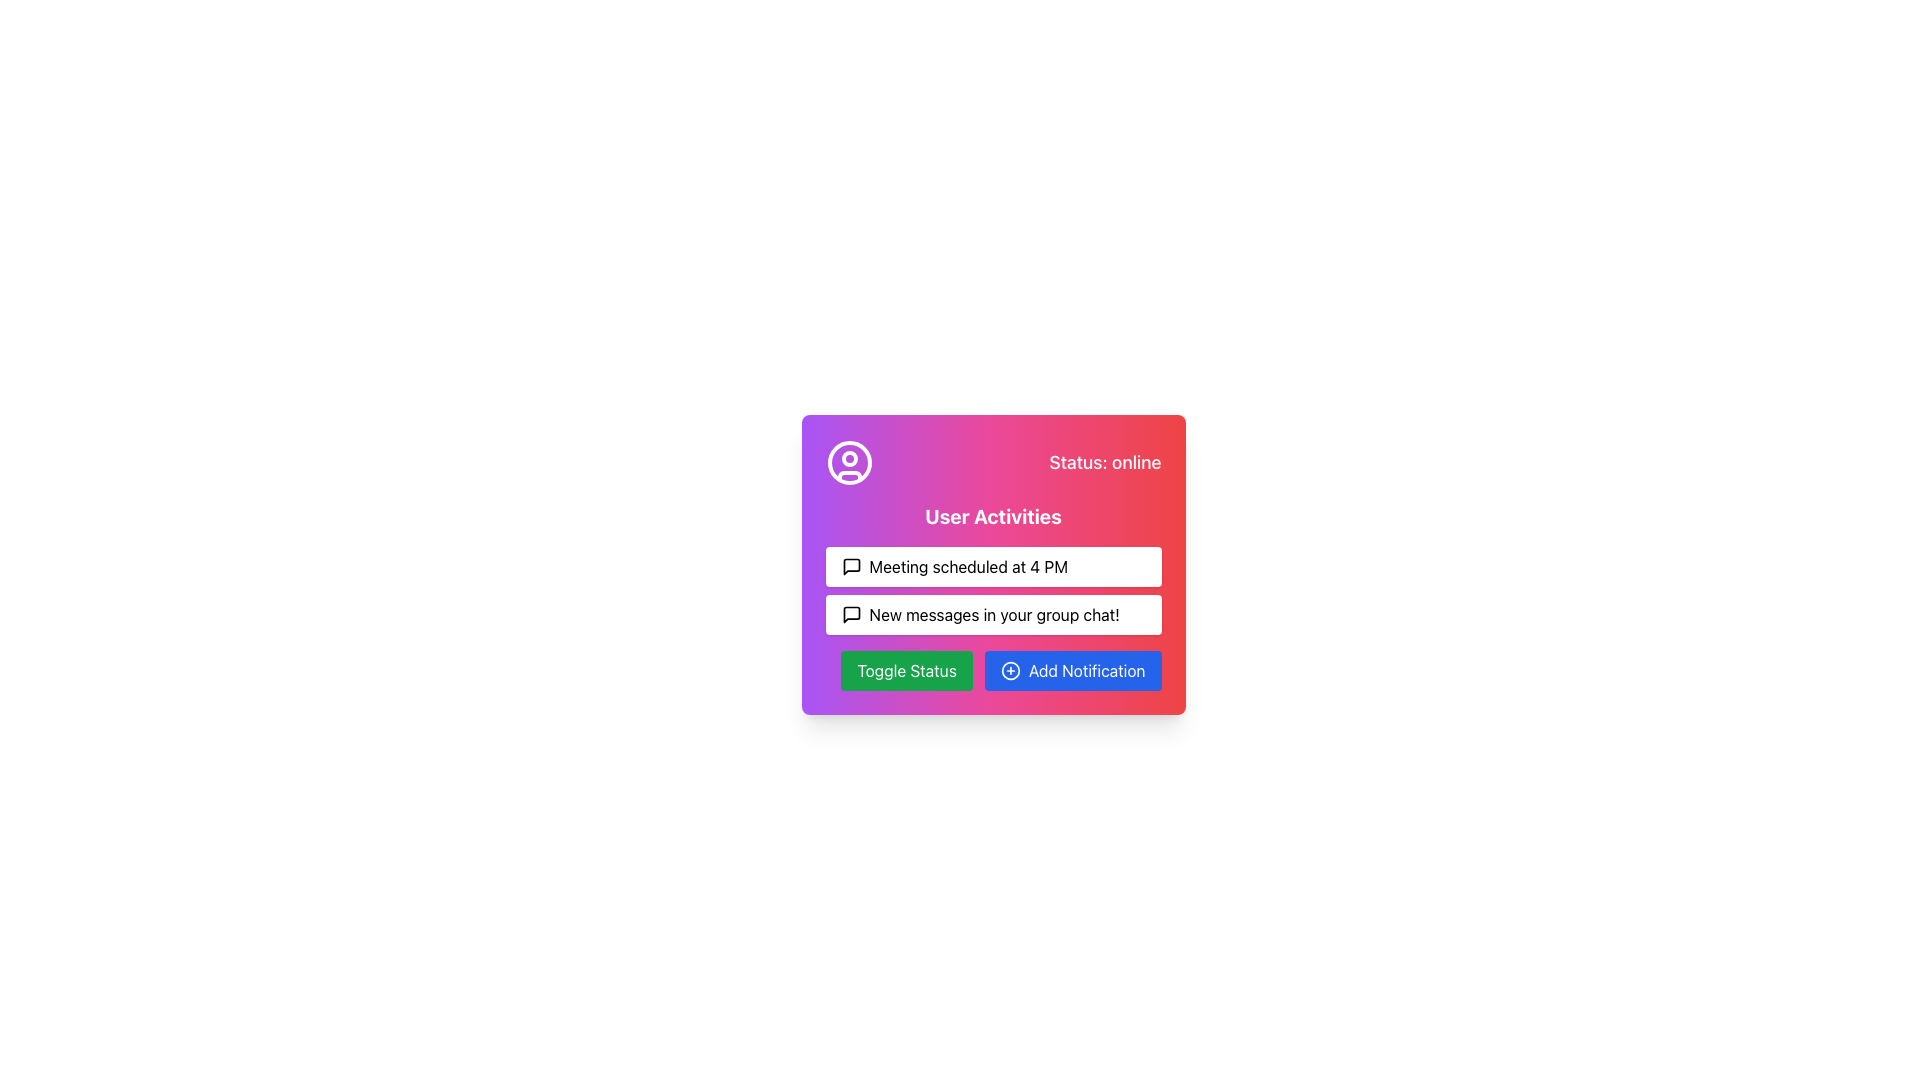  What do you see at coordinates (851, 613) in the screenshot?
I see `the speech bubble icon located in the second row of the 'User Activities' section within the gradient-styled card interface, adjacent to the text 'New messages in your group chat!'` at bounding box center [851, 613].